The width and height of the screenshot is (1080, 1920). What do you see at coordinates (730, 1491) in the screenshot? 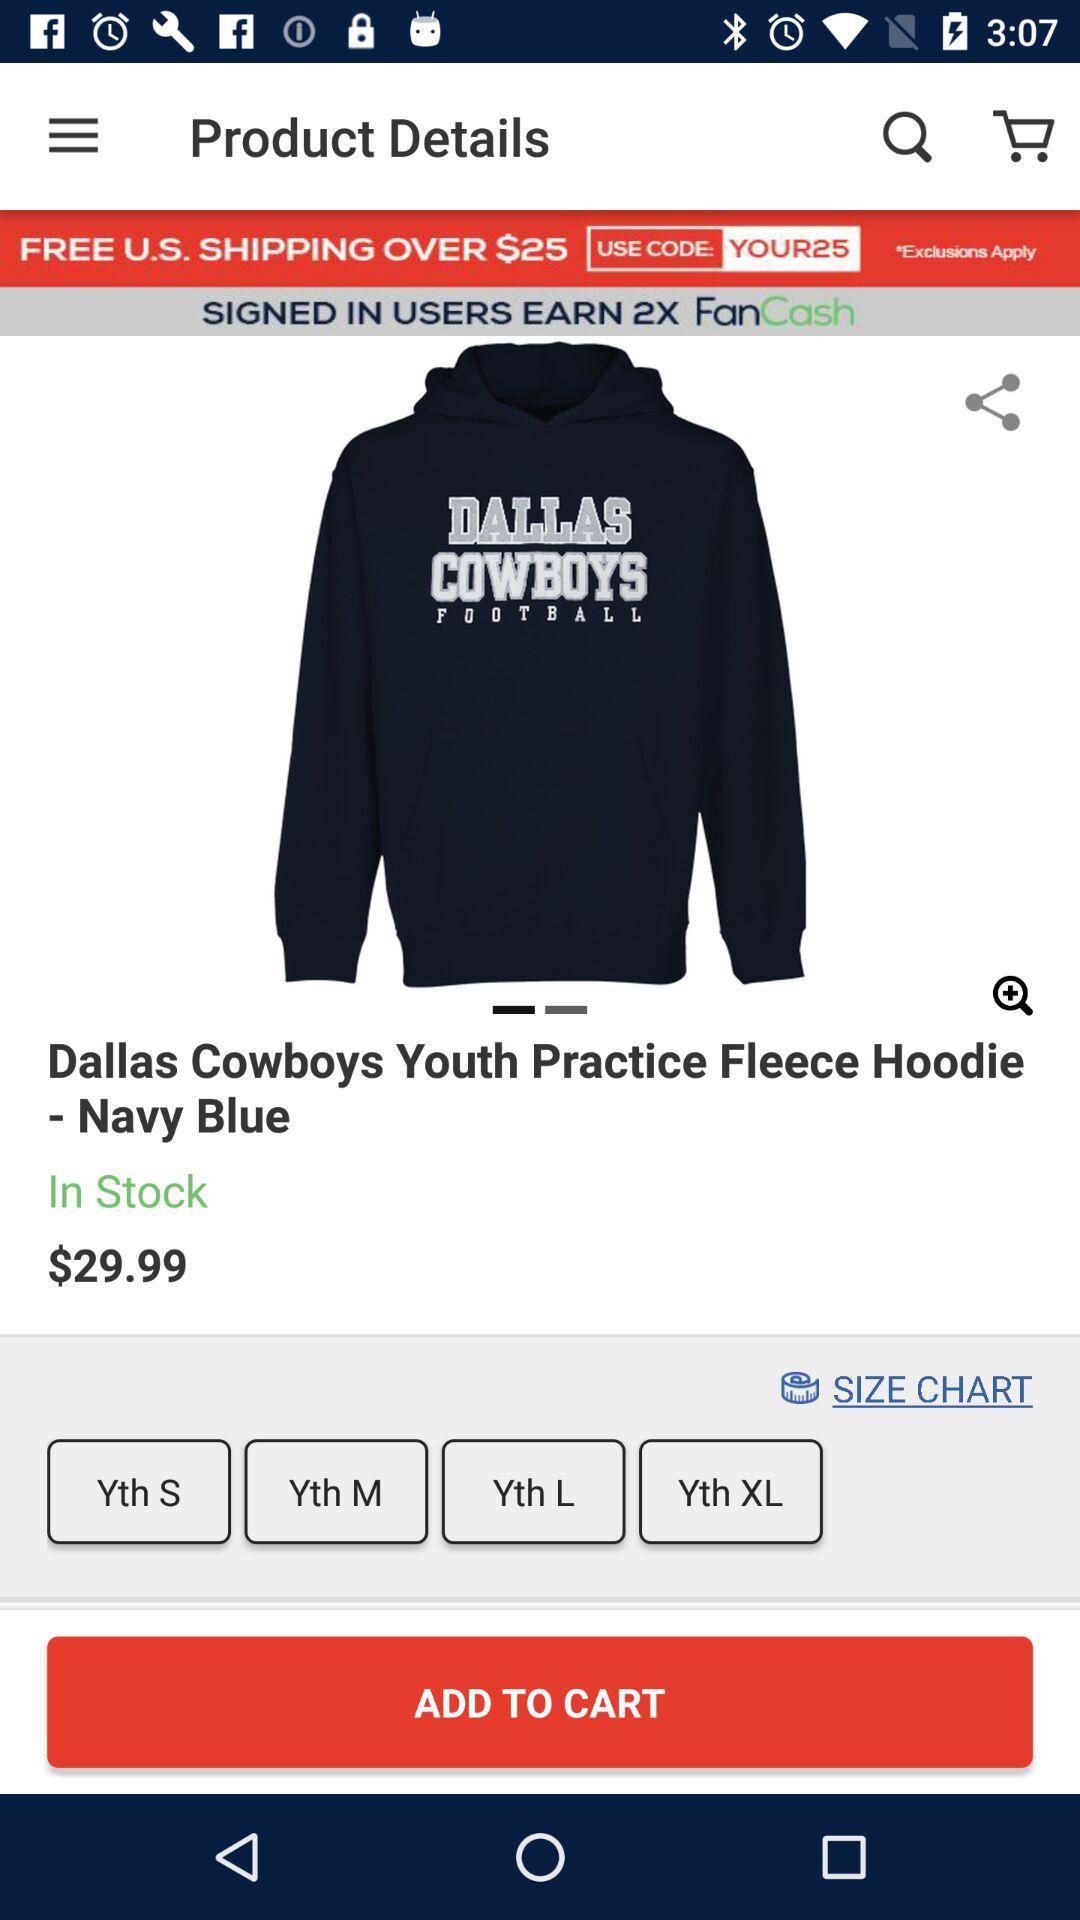
I see `yth xl icon` at bounding box center [730, 1491].